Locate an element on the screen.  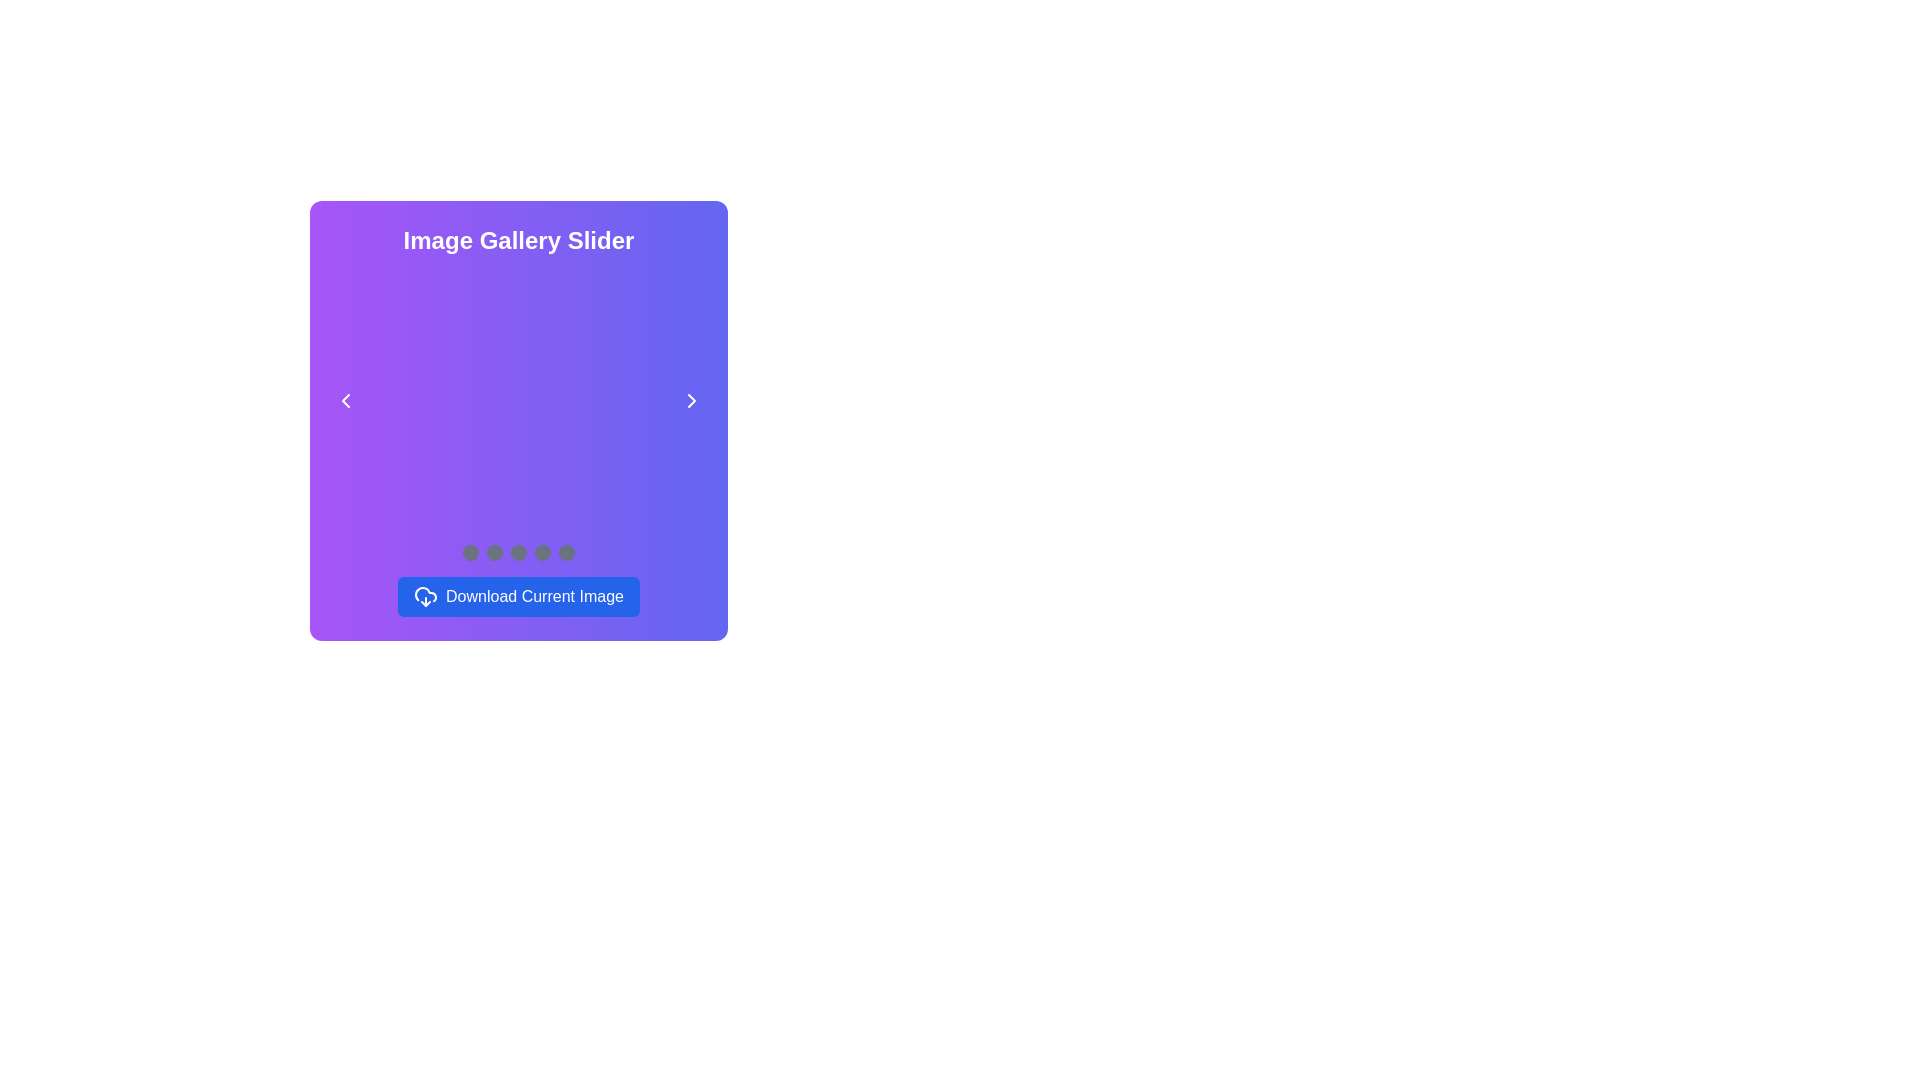
the cloud icon with a downward-pointing arrow, which is located to the left of the 'Download Current Image' button is located at coordinates (425, 596).